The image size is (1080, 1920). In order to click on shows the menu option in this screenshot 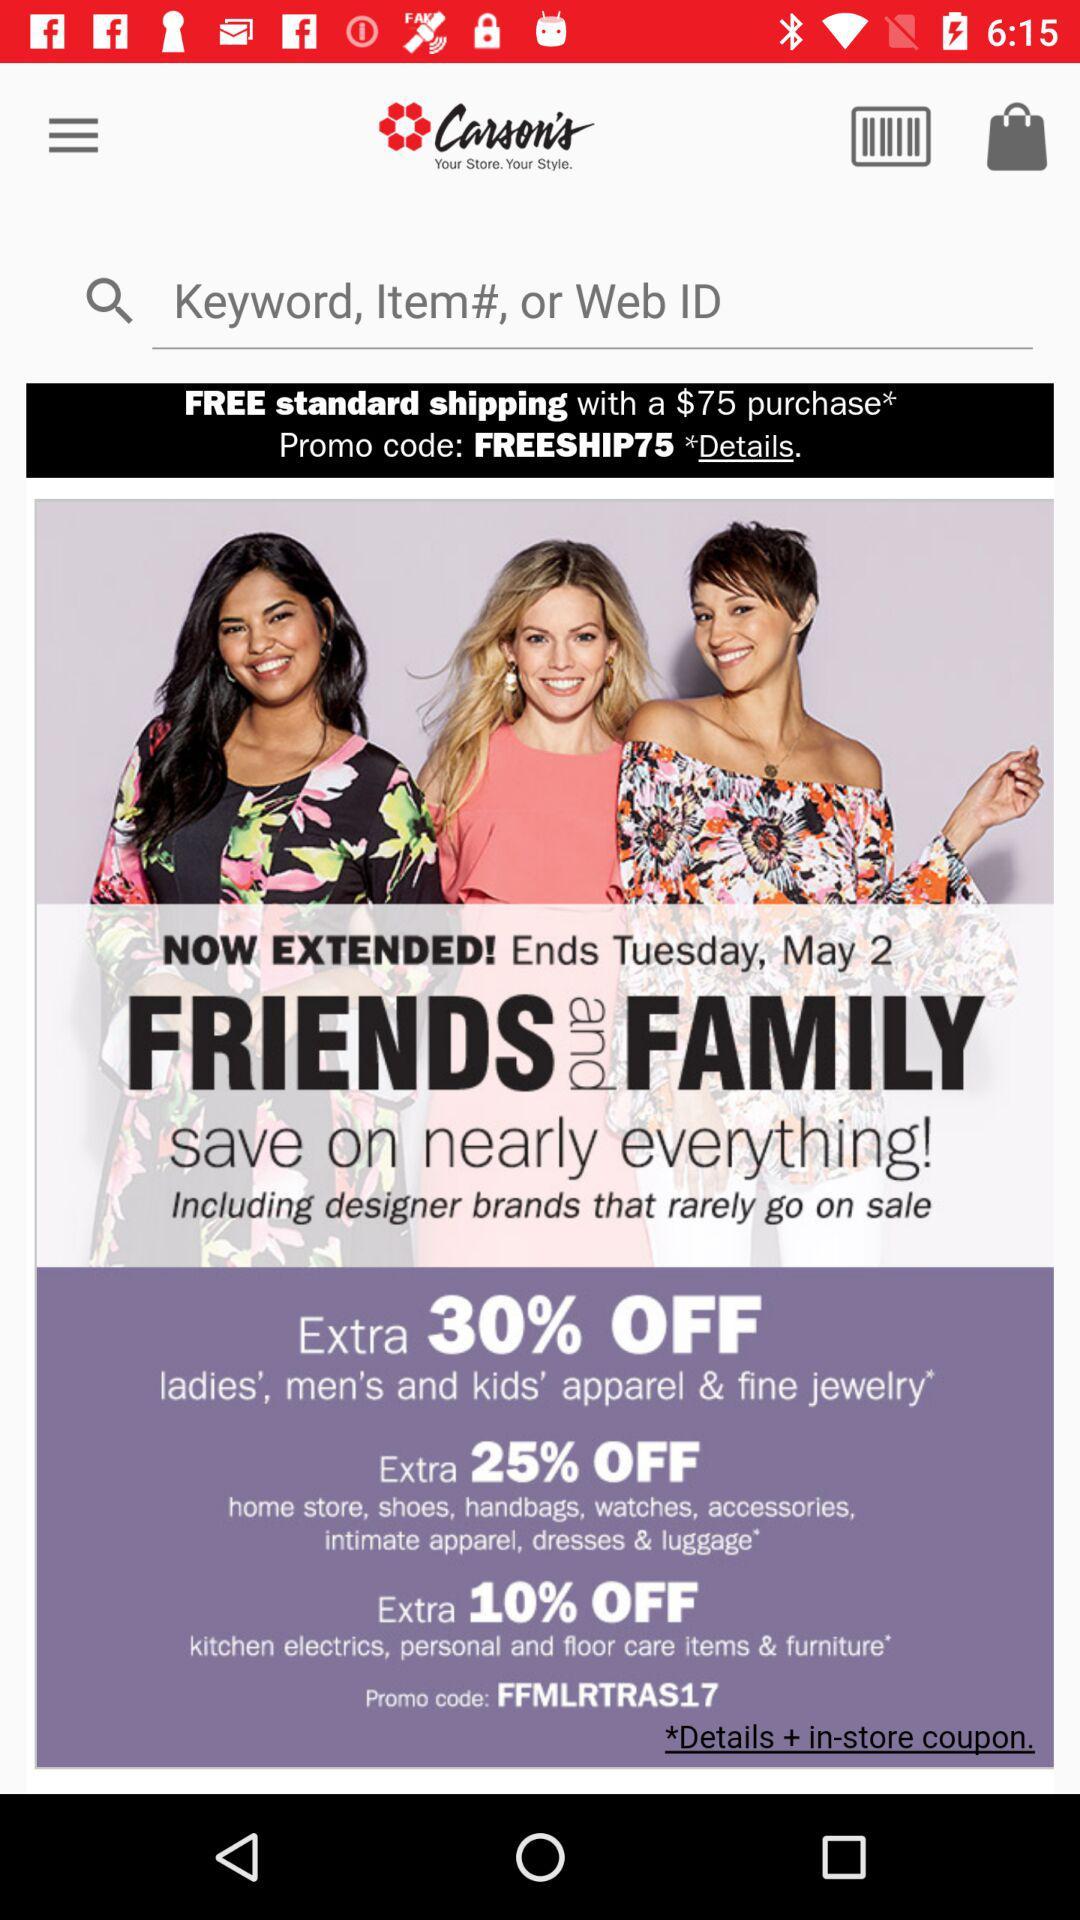, I will do `click(890, 135)`.